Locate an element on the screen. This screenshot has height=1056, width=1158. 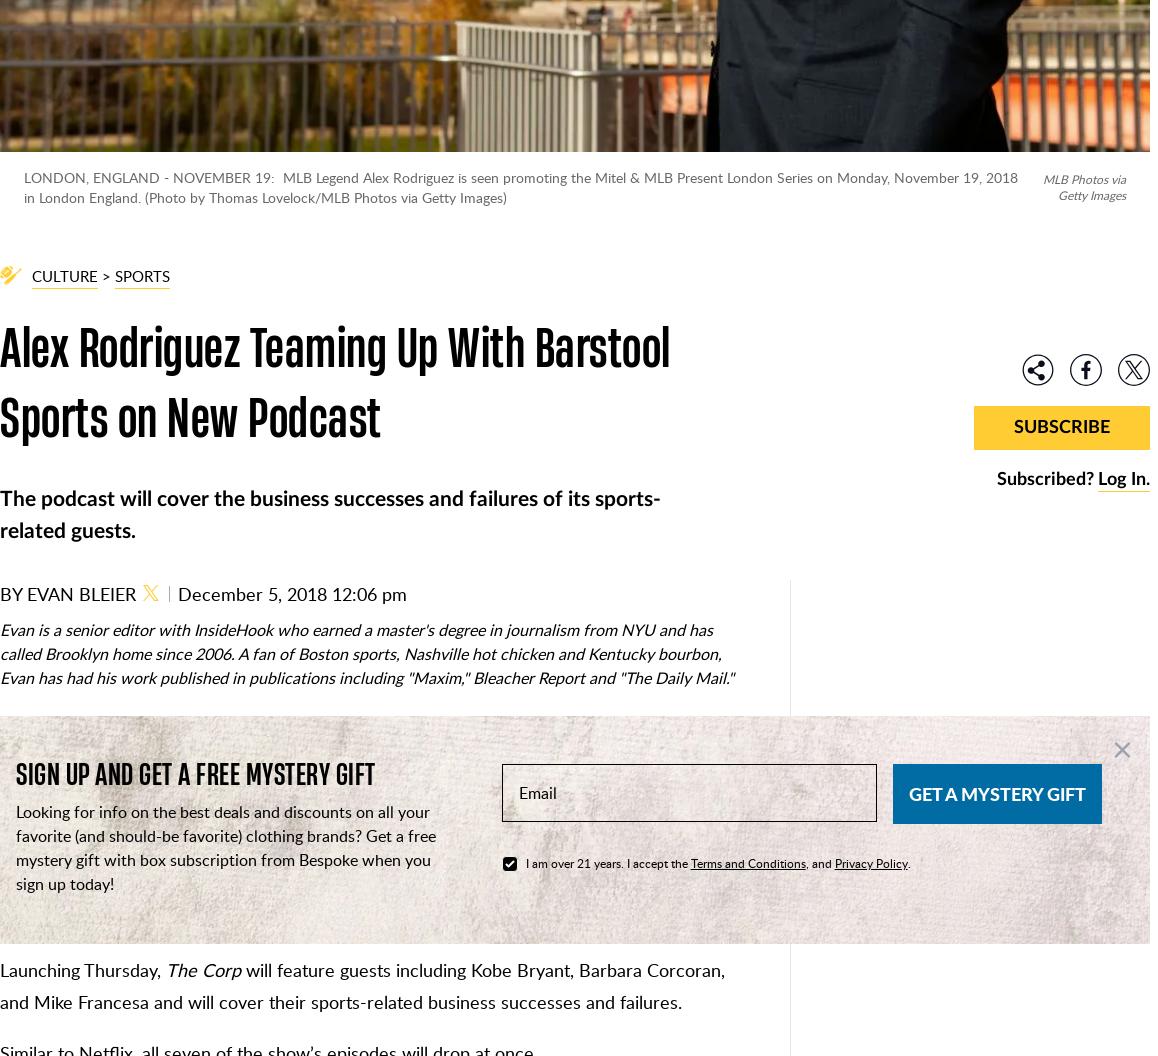
'A pair of polarizing sports entities is teaming up on a new project.' is located at coordinates (257, 750).